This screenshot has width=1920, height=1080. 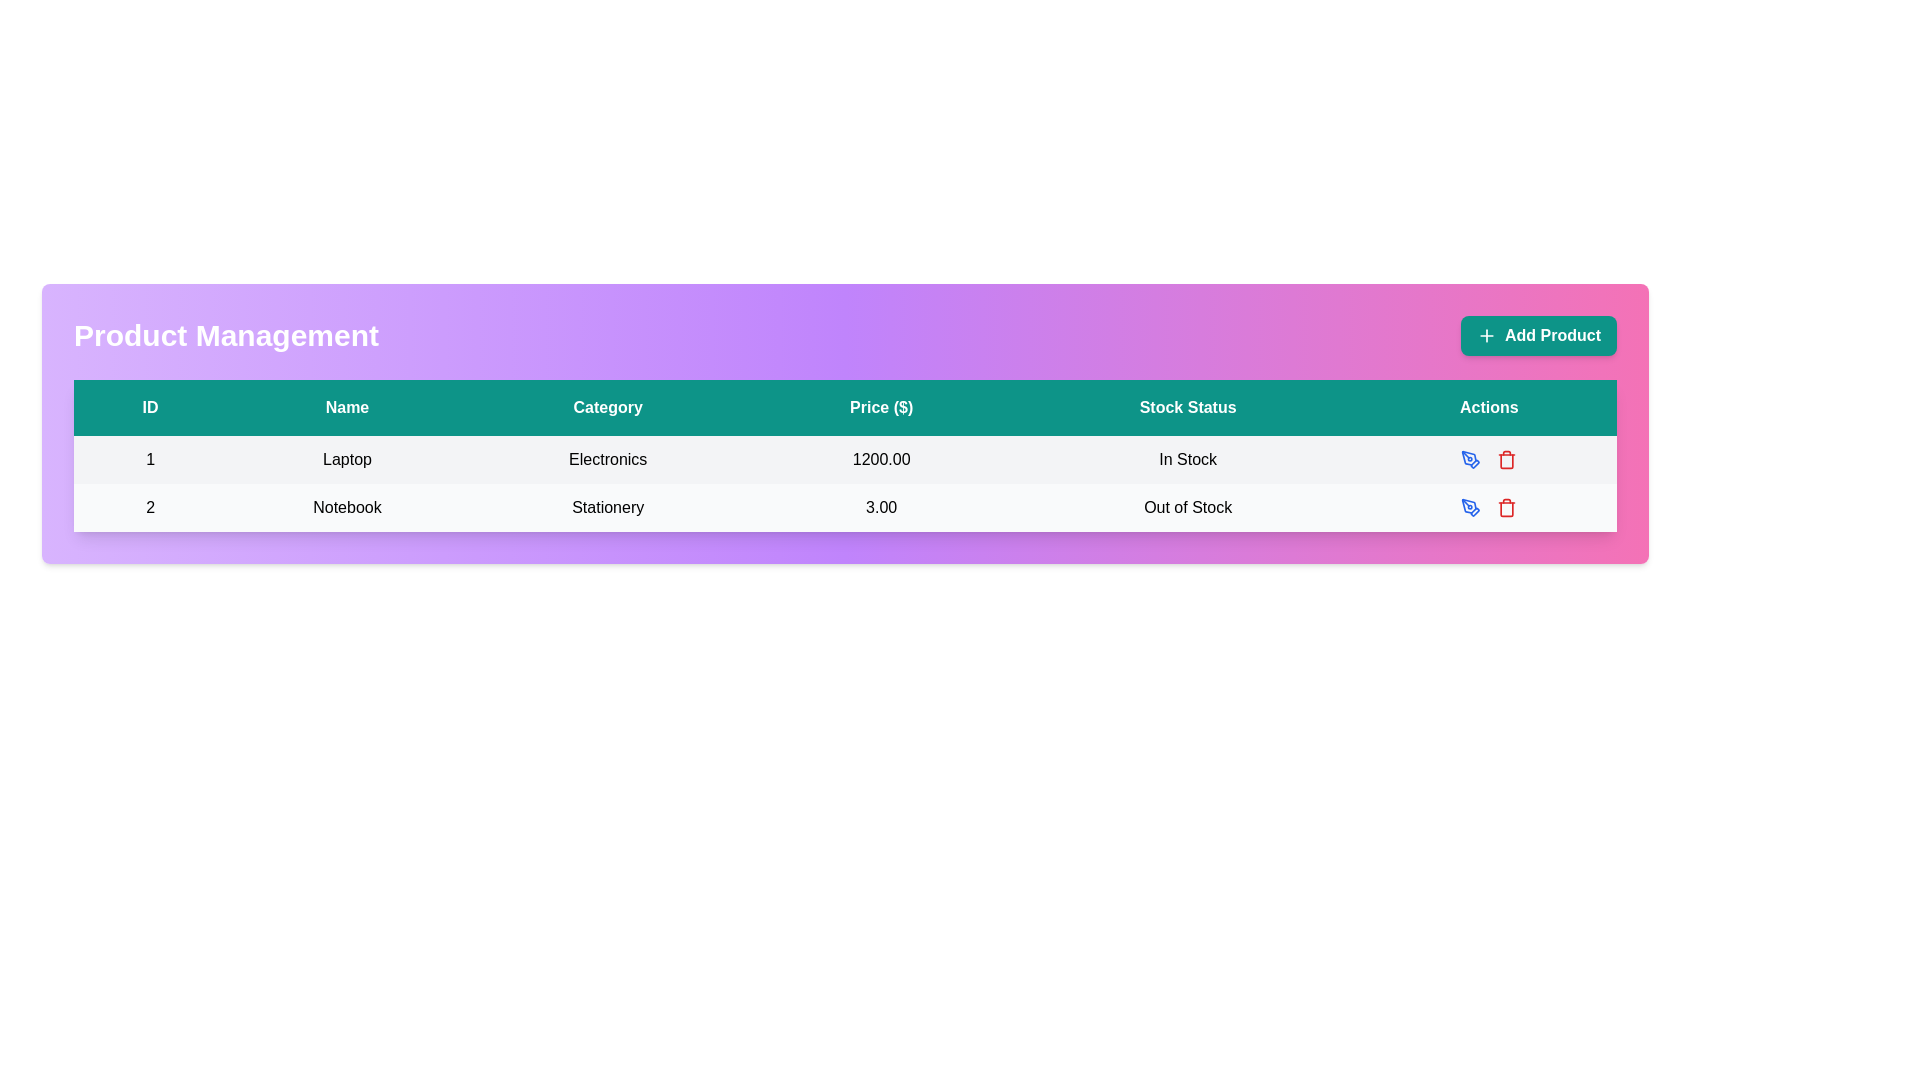 What do you see at coordinates (347, 459) in the screenshot?
I see `the label displaying the product name in the first data row of the table, located under the 'Name' column and preceding the 'Electronics' column` at bounding box center [347, 459].